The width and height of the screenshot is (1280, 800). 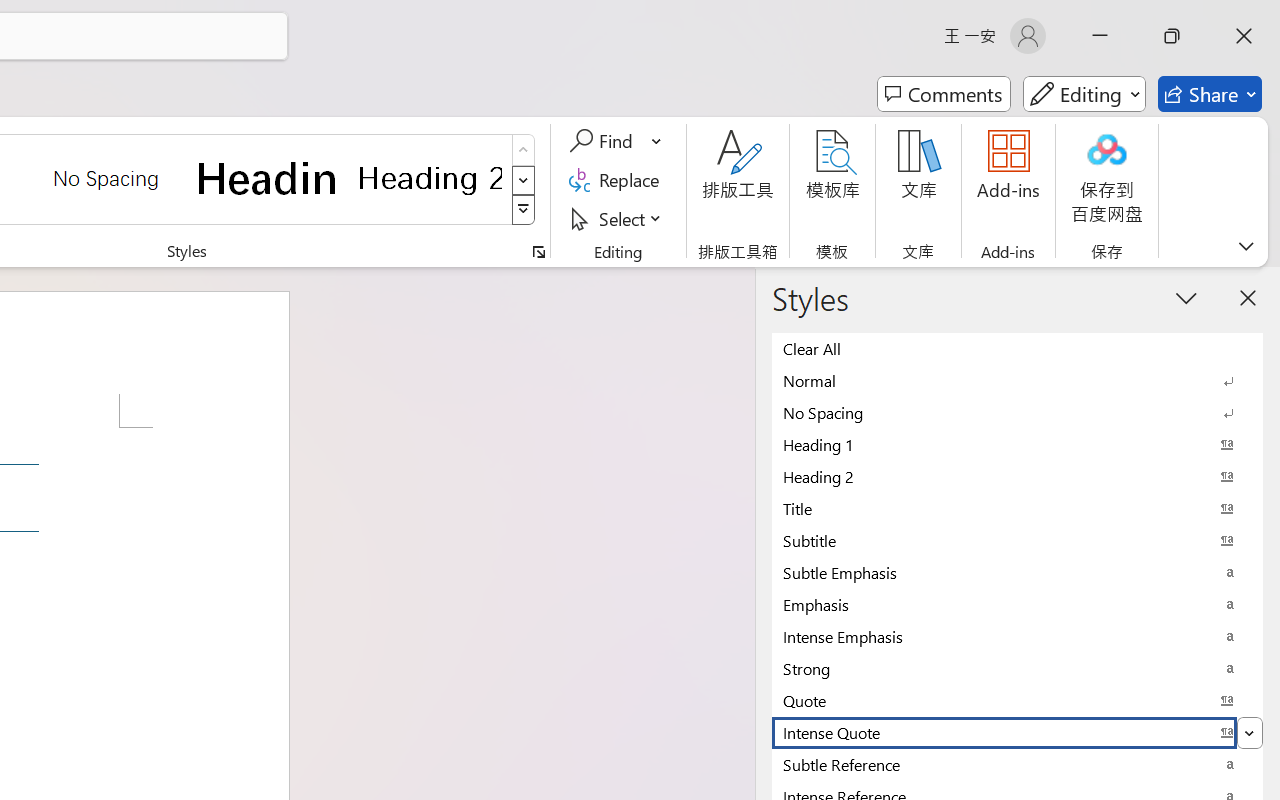 I want to click on 'Styles...', so click(x=538, y=251).